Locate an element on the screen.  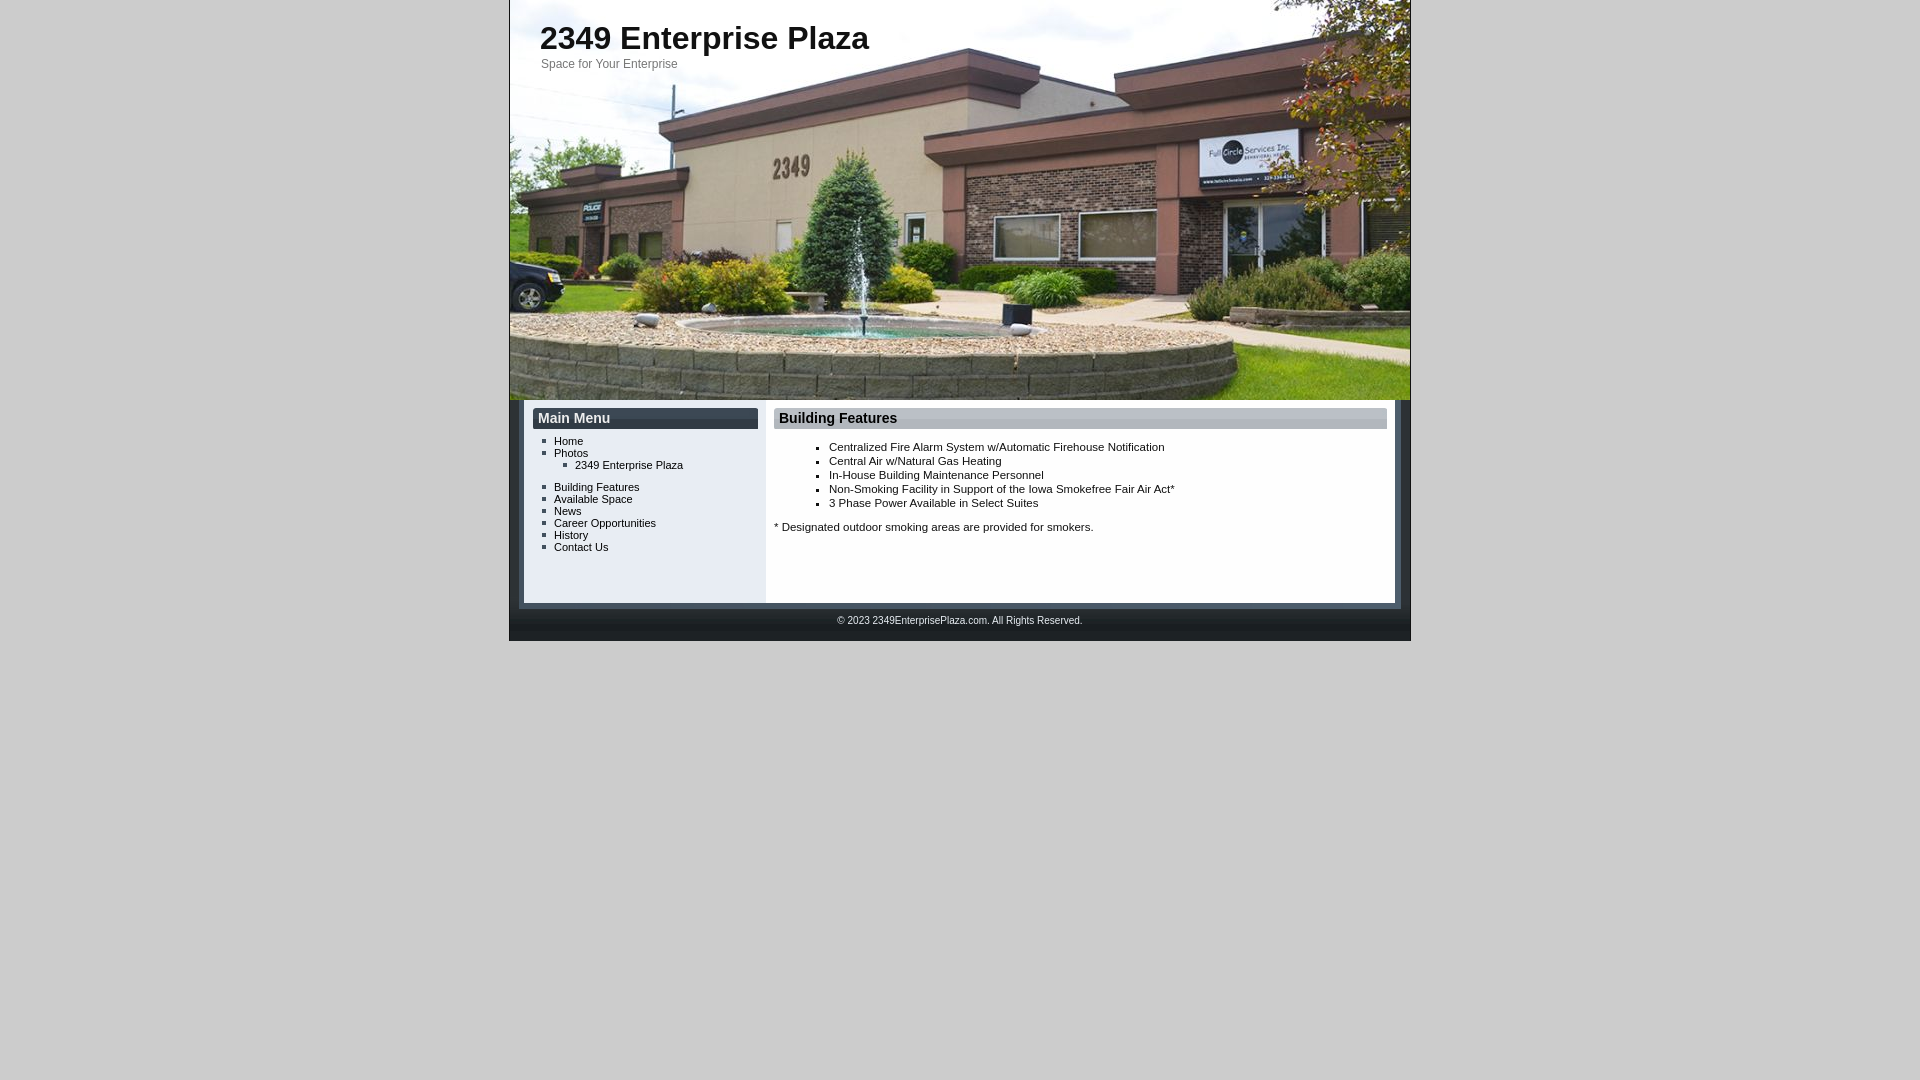
'Available Space' is located at coordinates (592, 497).